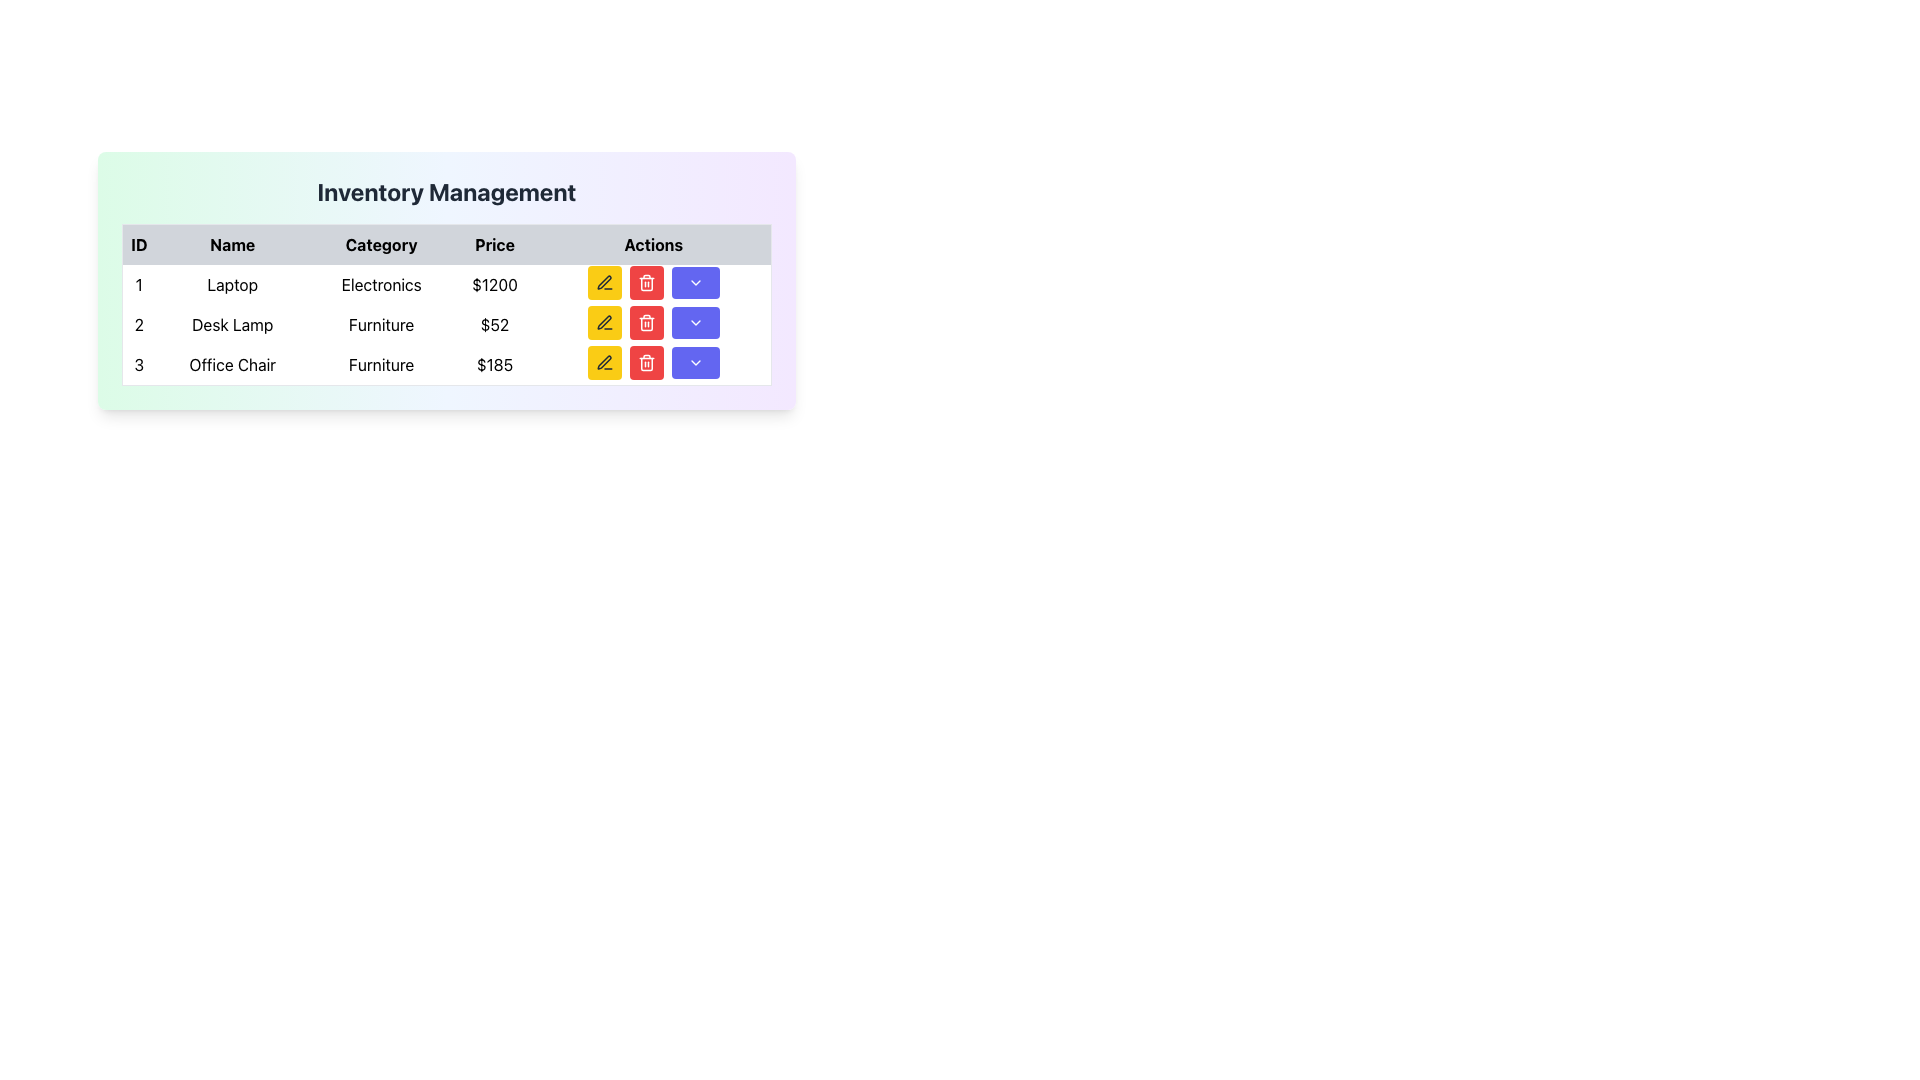 The width and height of the screenshot is (1920, 1080). I want to click on the delete icon button in the Actions column of the table, so click(646, 282).